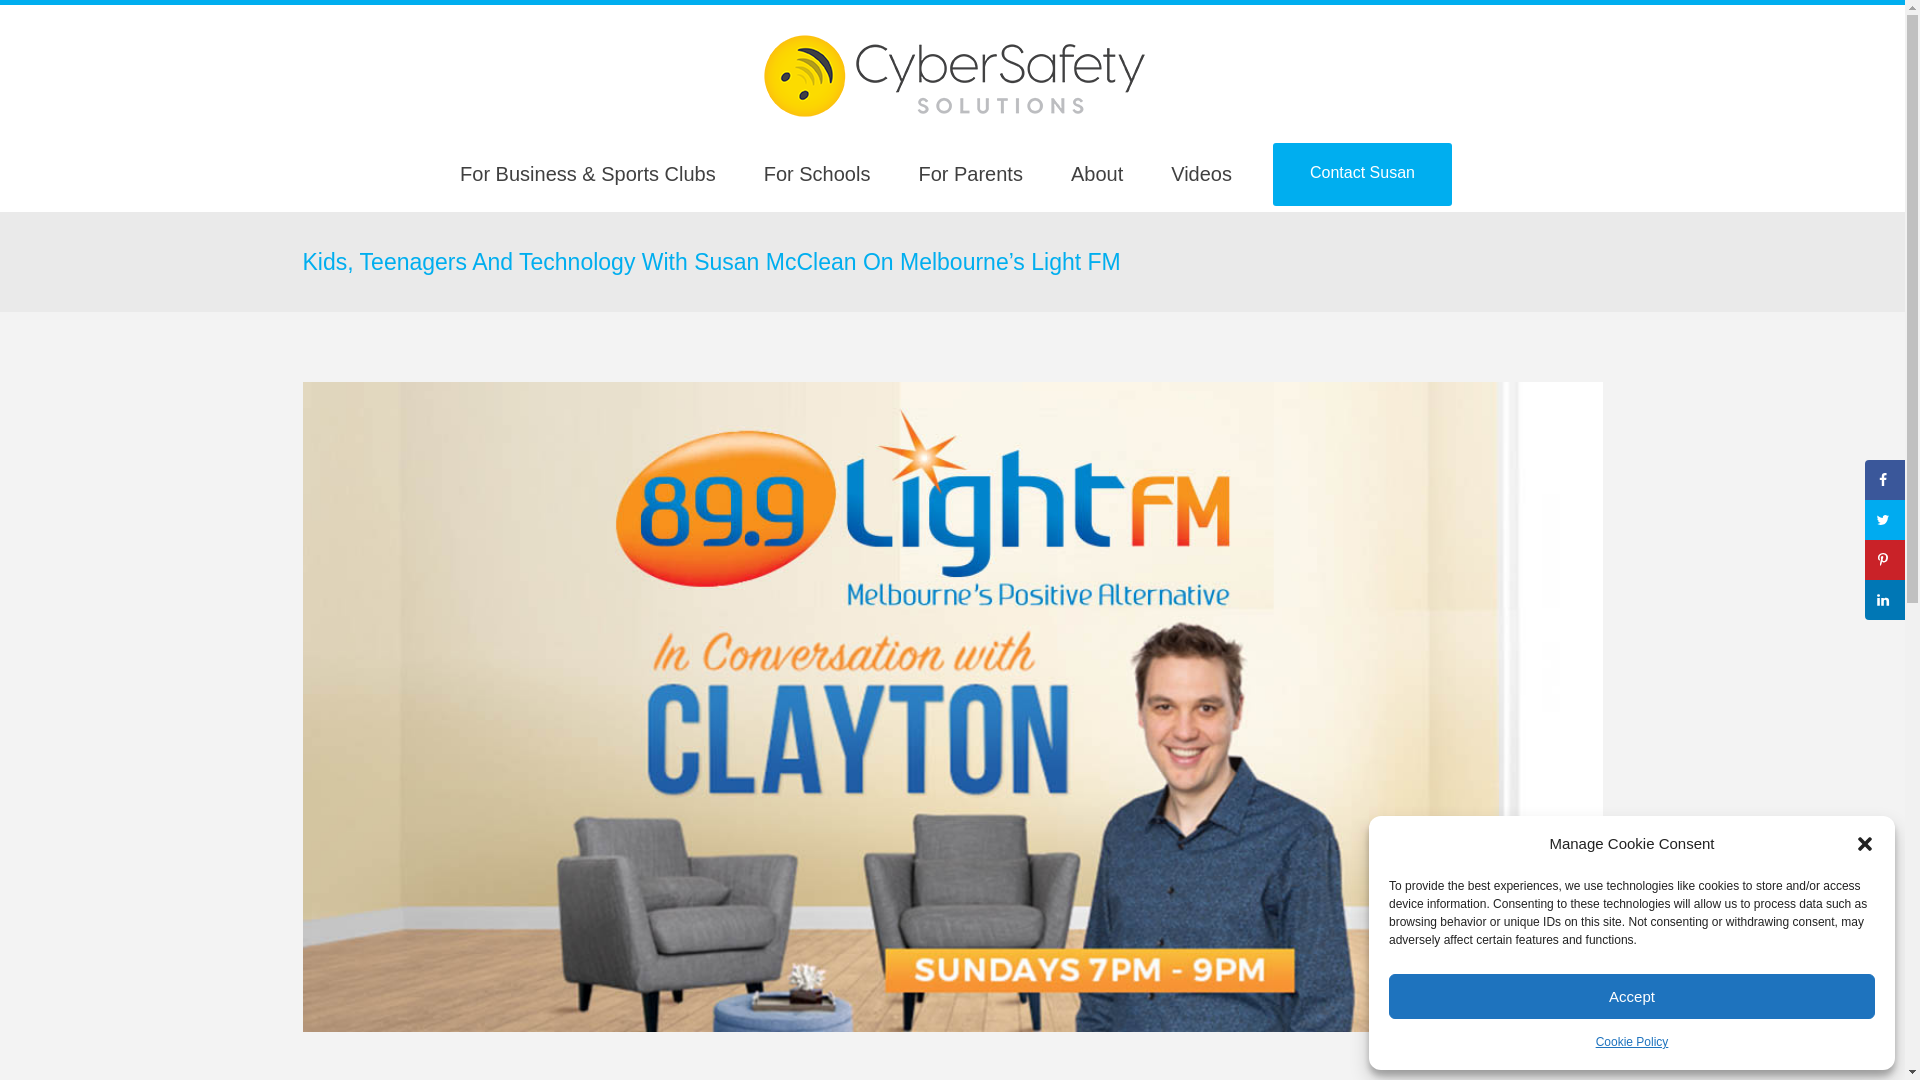 The width and height of the screenshot is (1920, 1080). What do you see at coordinates (1096, 173) in the screenshot?
I see `'About'` at bounding box center [1096, 173].